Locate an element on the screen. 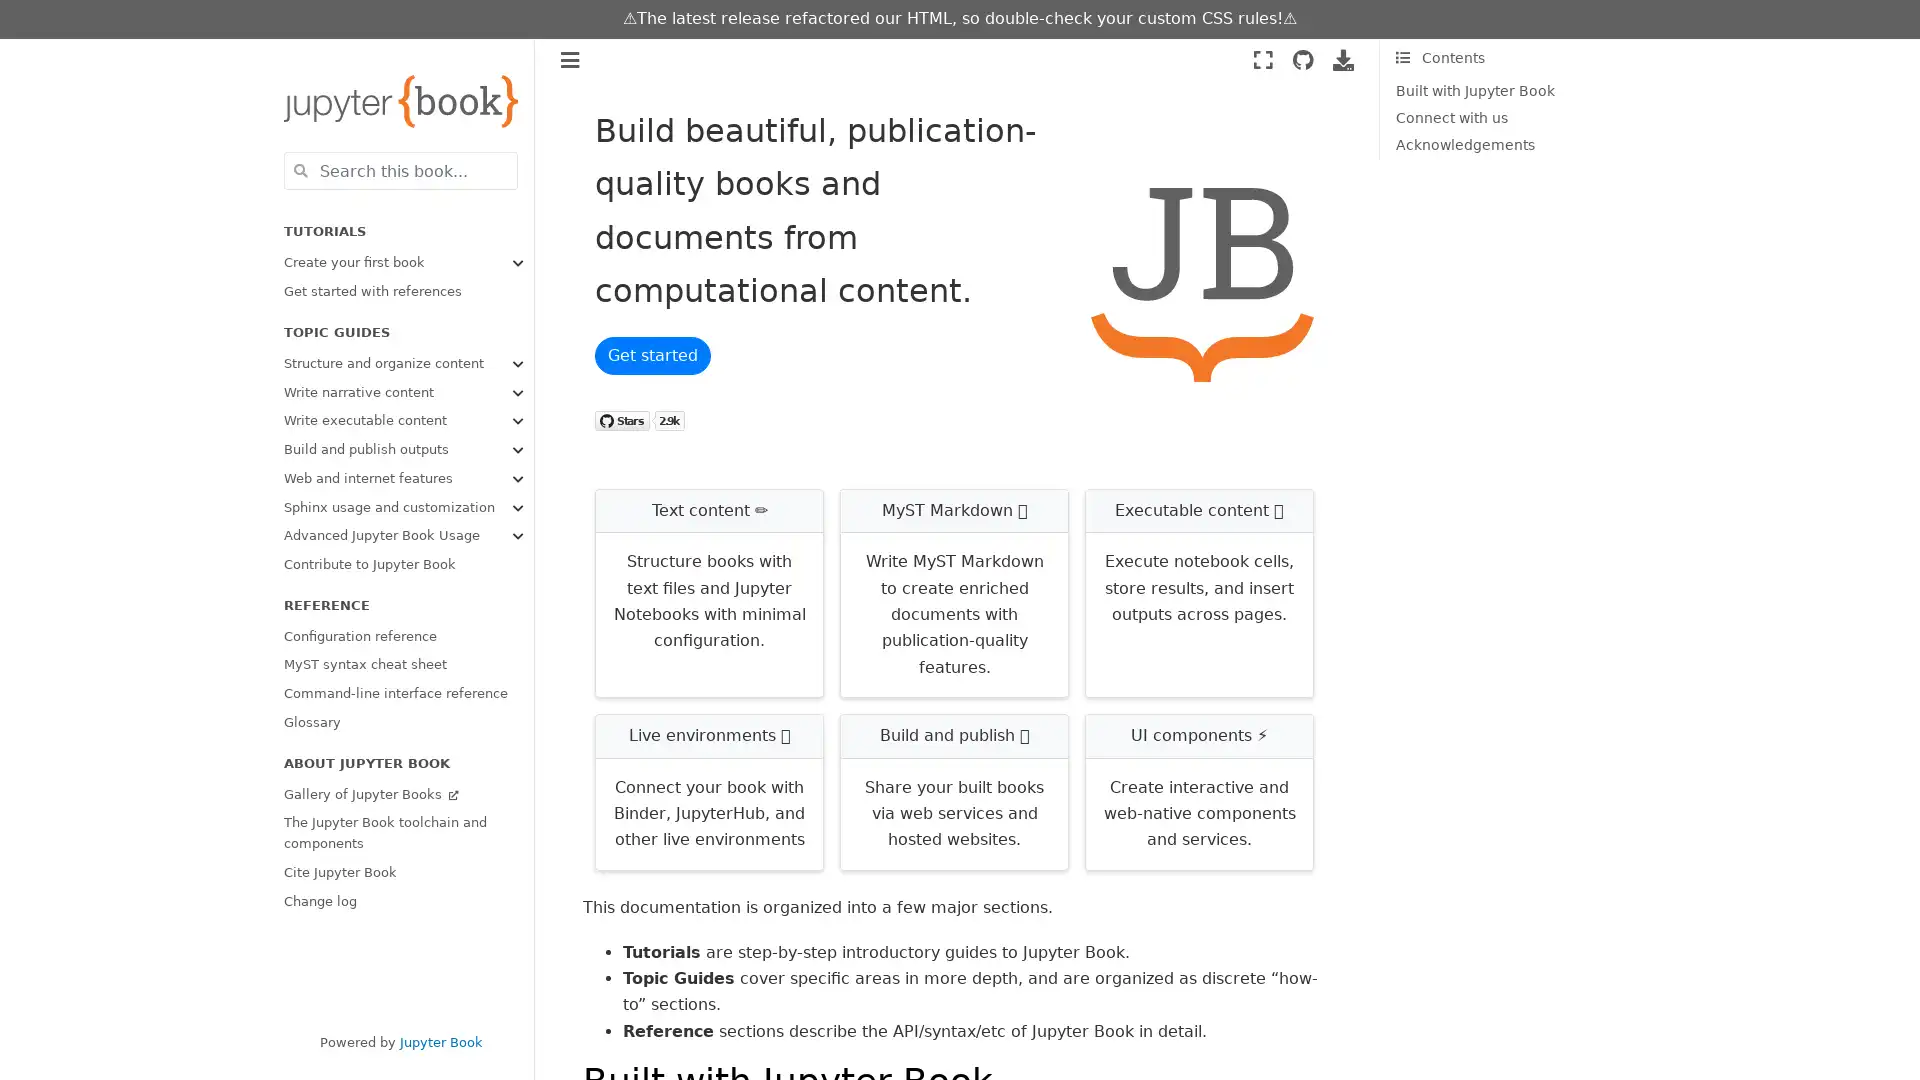  Download this page is located at coordinates (1343, 59).